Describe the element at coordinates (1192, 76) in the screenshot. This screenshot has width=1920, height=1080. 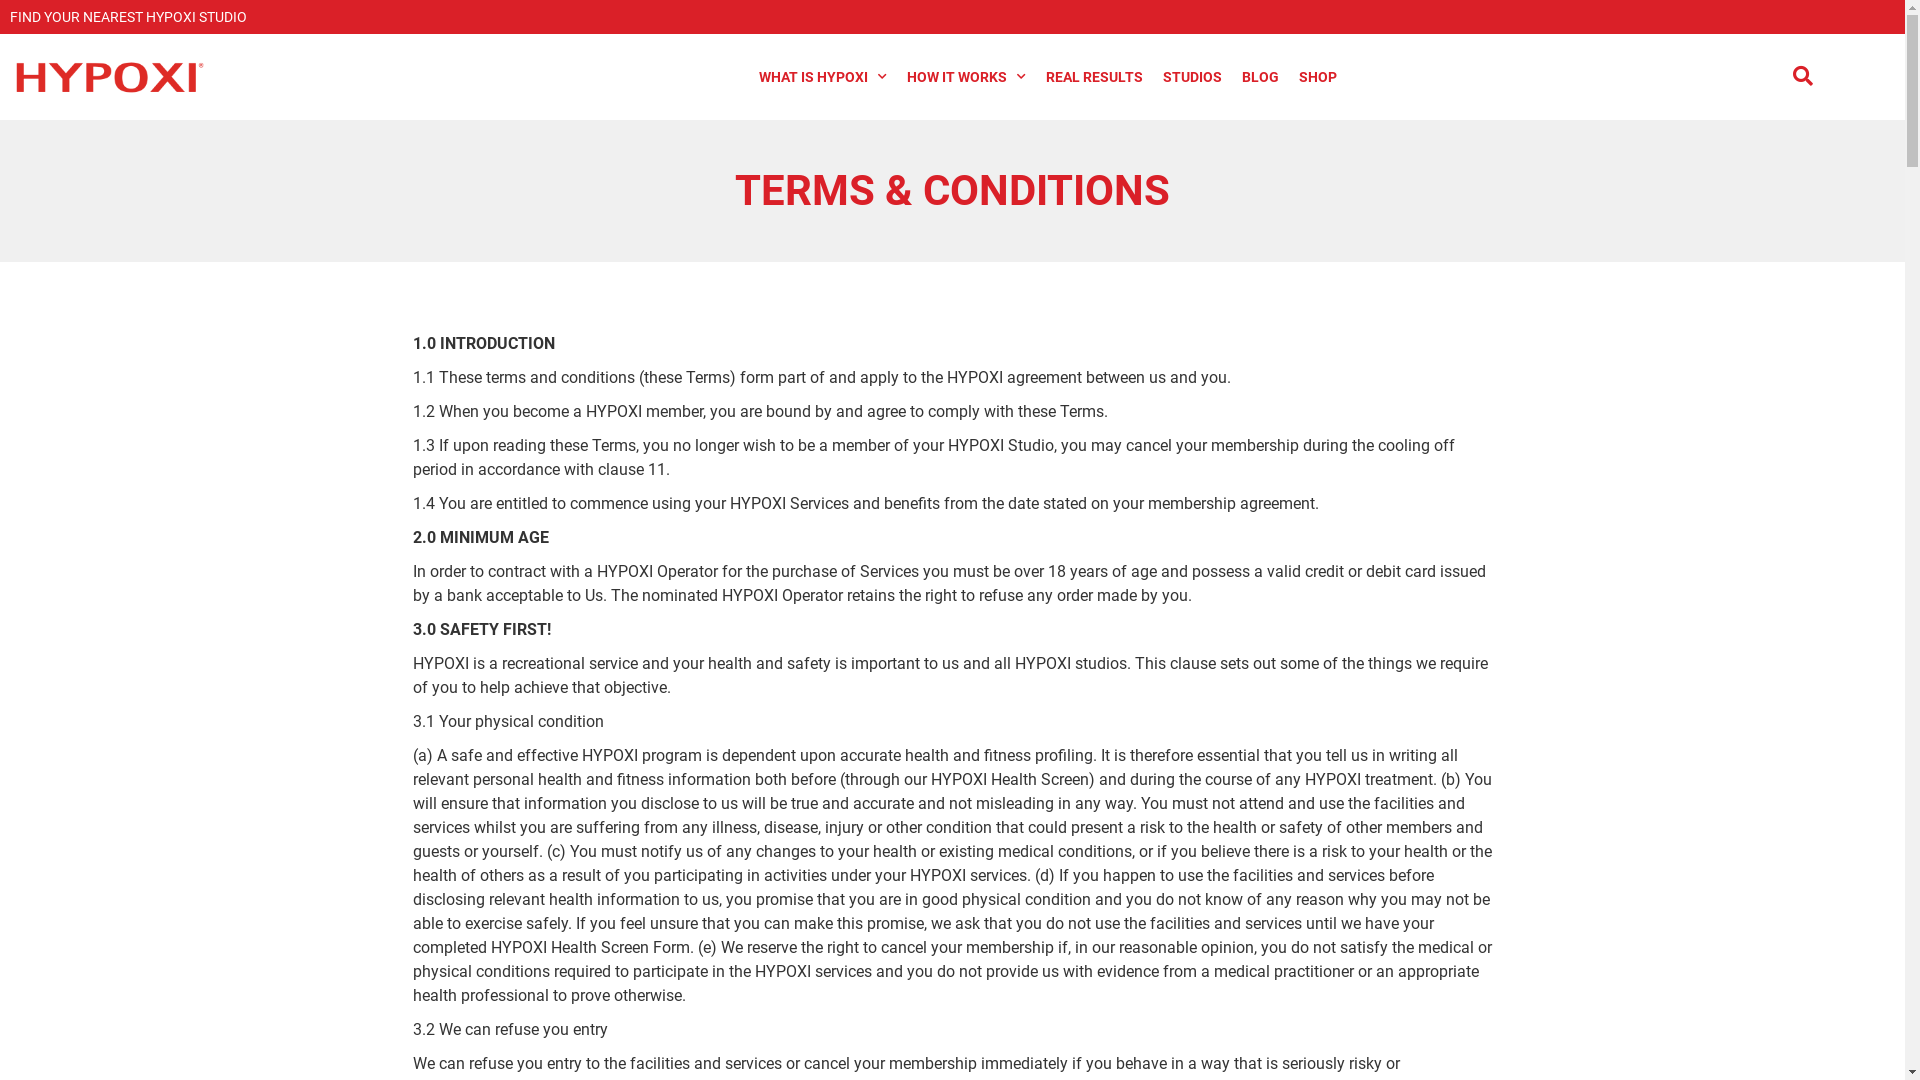
I see `'STUDIOS'` at that location.